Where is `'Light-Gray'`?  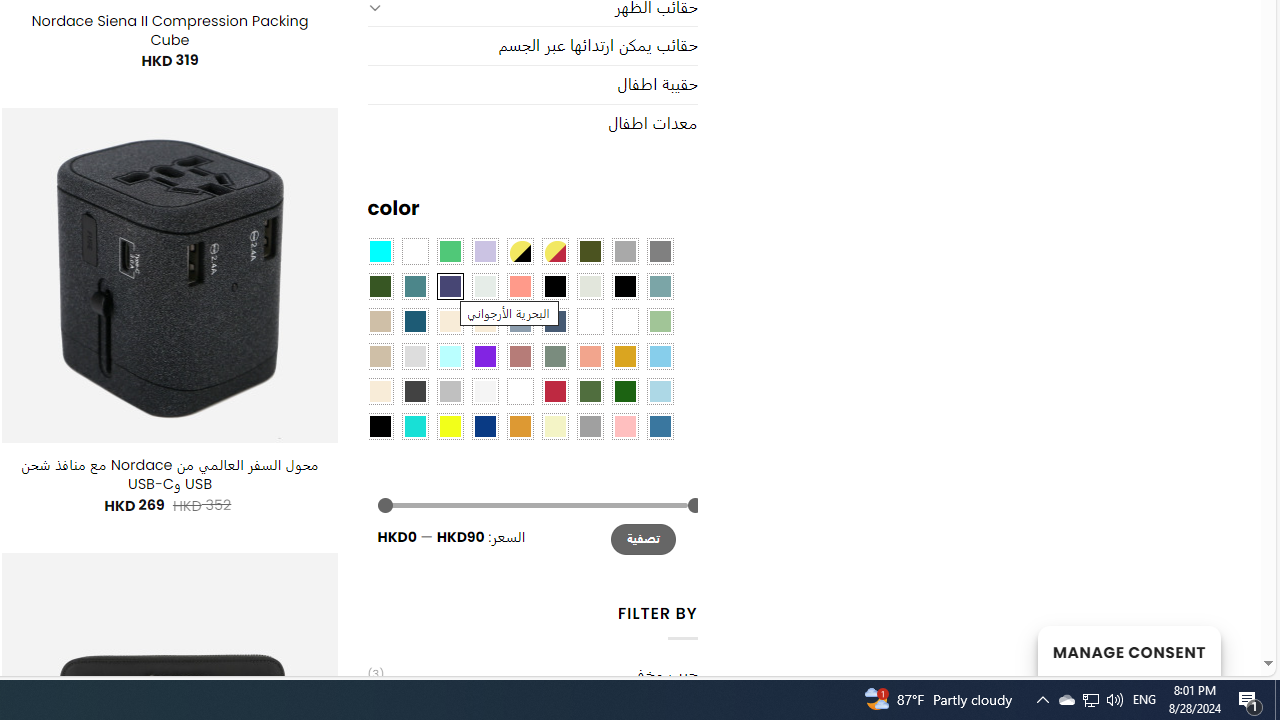
'Light-Gray' is located at coordinates (413, 354).